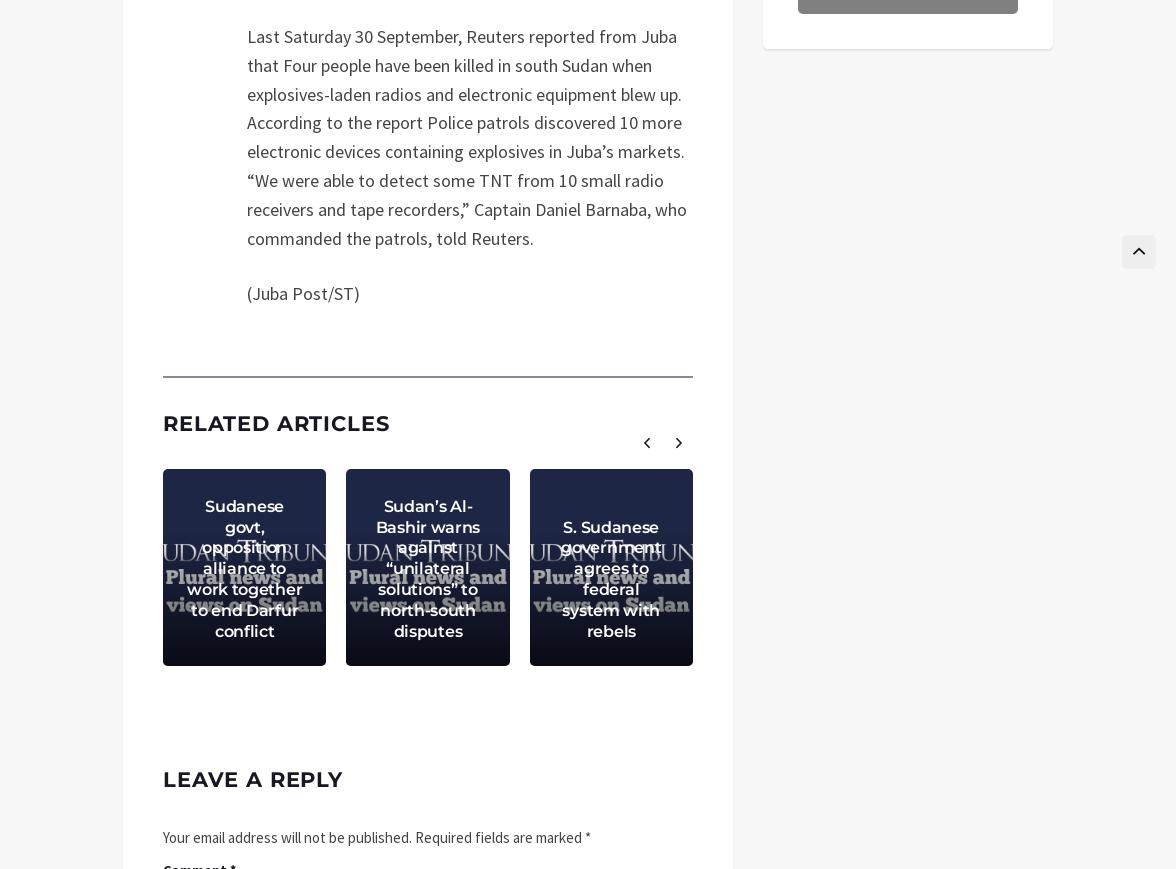 Image resolution: width=1176 pixels, height=869 pixels. Describe the element at coordinates (244, 567) in the screenshot. I see `'Sudanese govt, opposition alliance to work together to end Darfur conflict'` at that location.